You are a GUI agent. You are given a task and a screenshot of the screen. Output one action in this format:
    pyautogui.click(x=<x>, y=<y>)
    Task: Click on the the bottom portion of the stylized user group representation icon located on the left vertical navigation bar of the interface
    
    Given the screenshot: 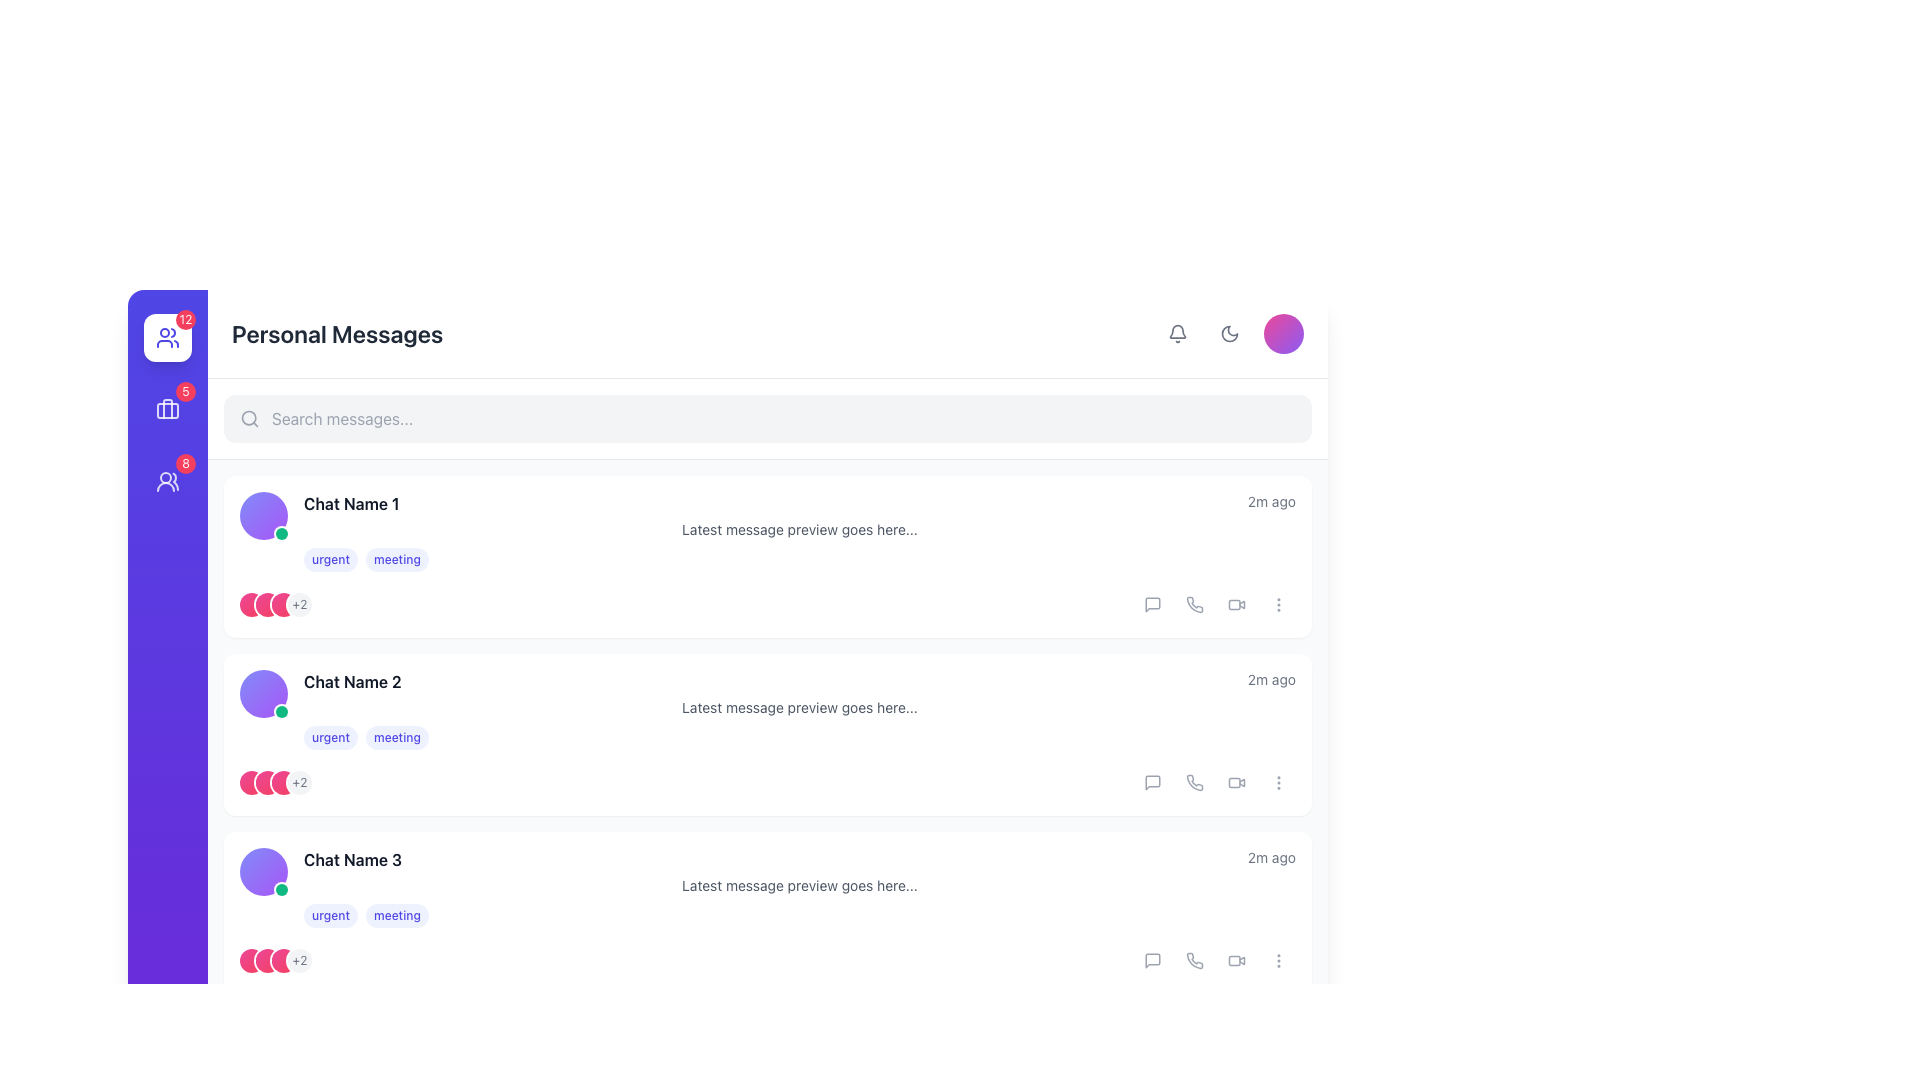 What is the action you would take?
    pyautogui.click(x=166, y=486)
    